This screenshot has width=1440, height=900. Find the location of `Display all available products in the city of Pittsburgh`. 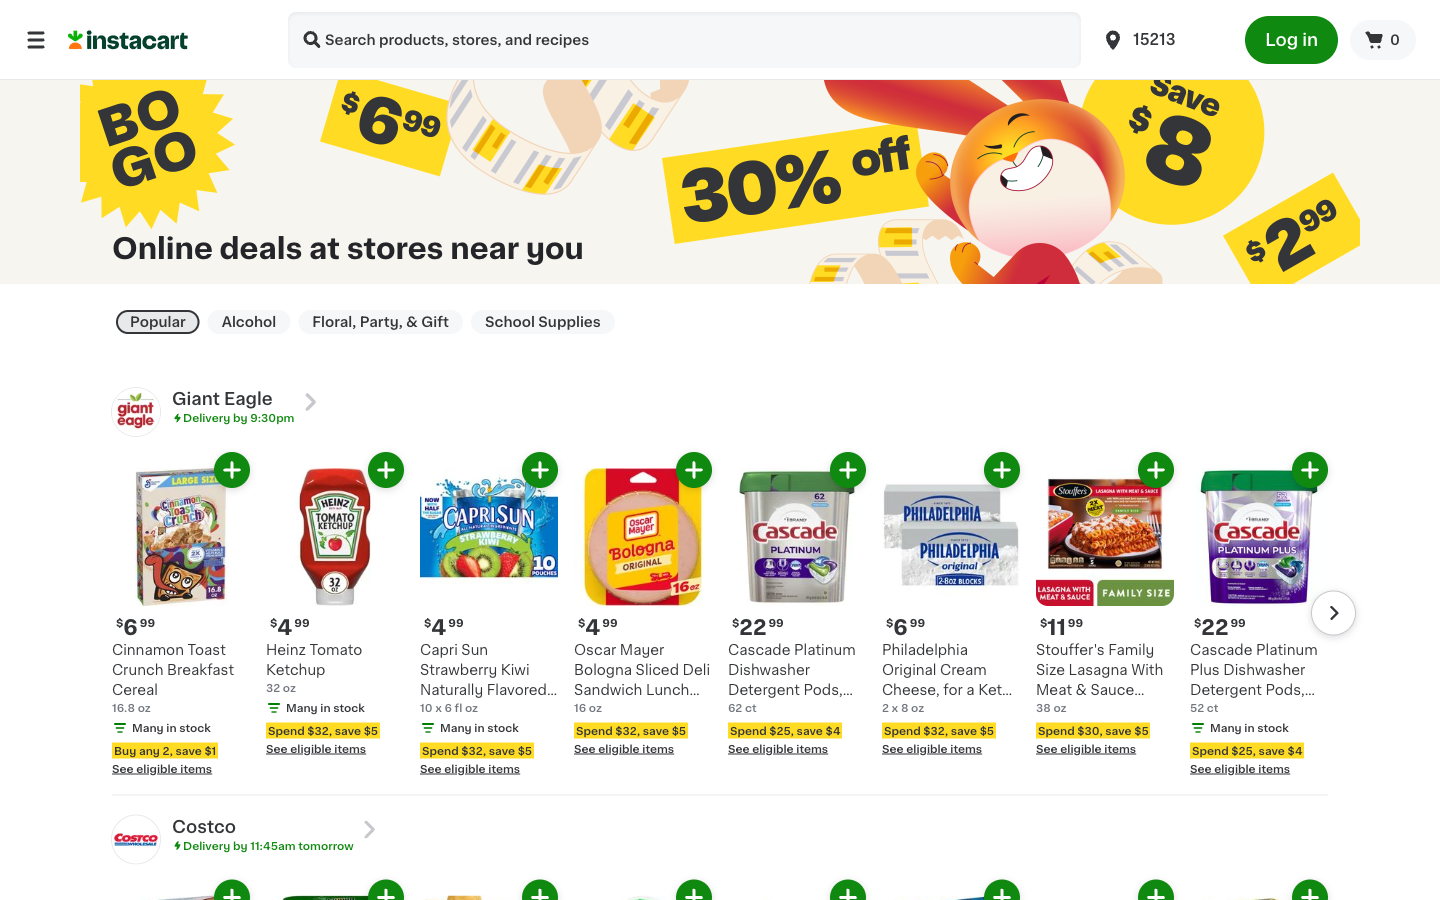

Display all available products in the city of Pittsburgh is located at coordinates (1161, 38).